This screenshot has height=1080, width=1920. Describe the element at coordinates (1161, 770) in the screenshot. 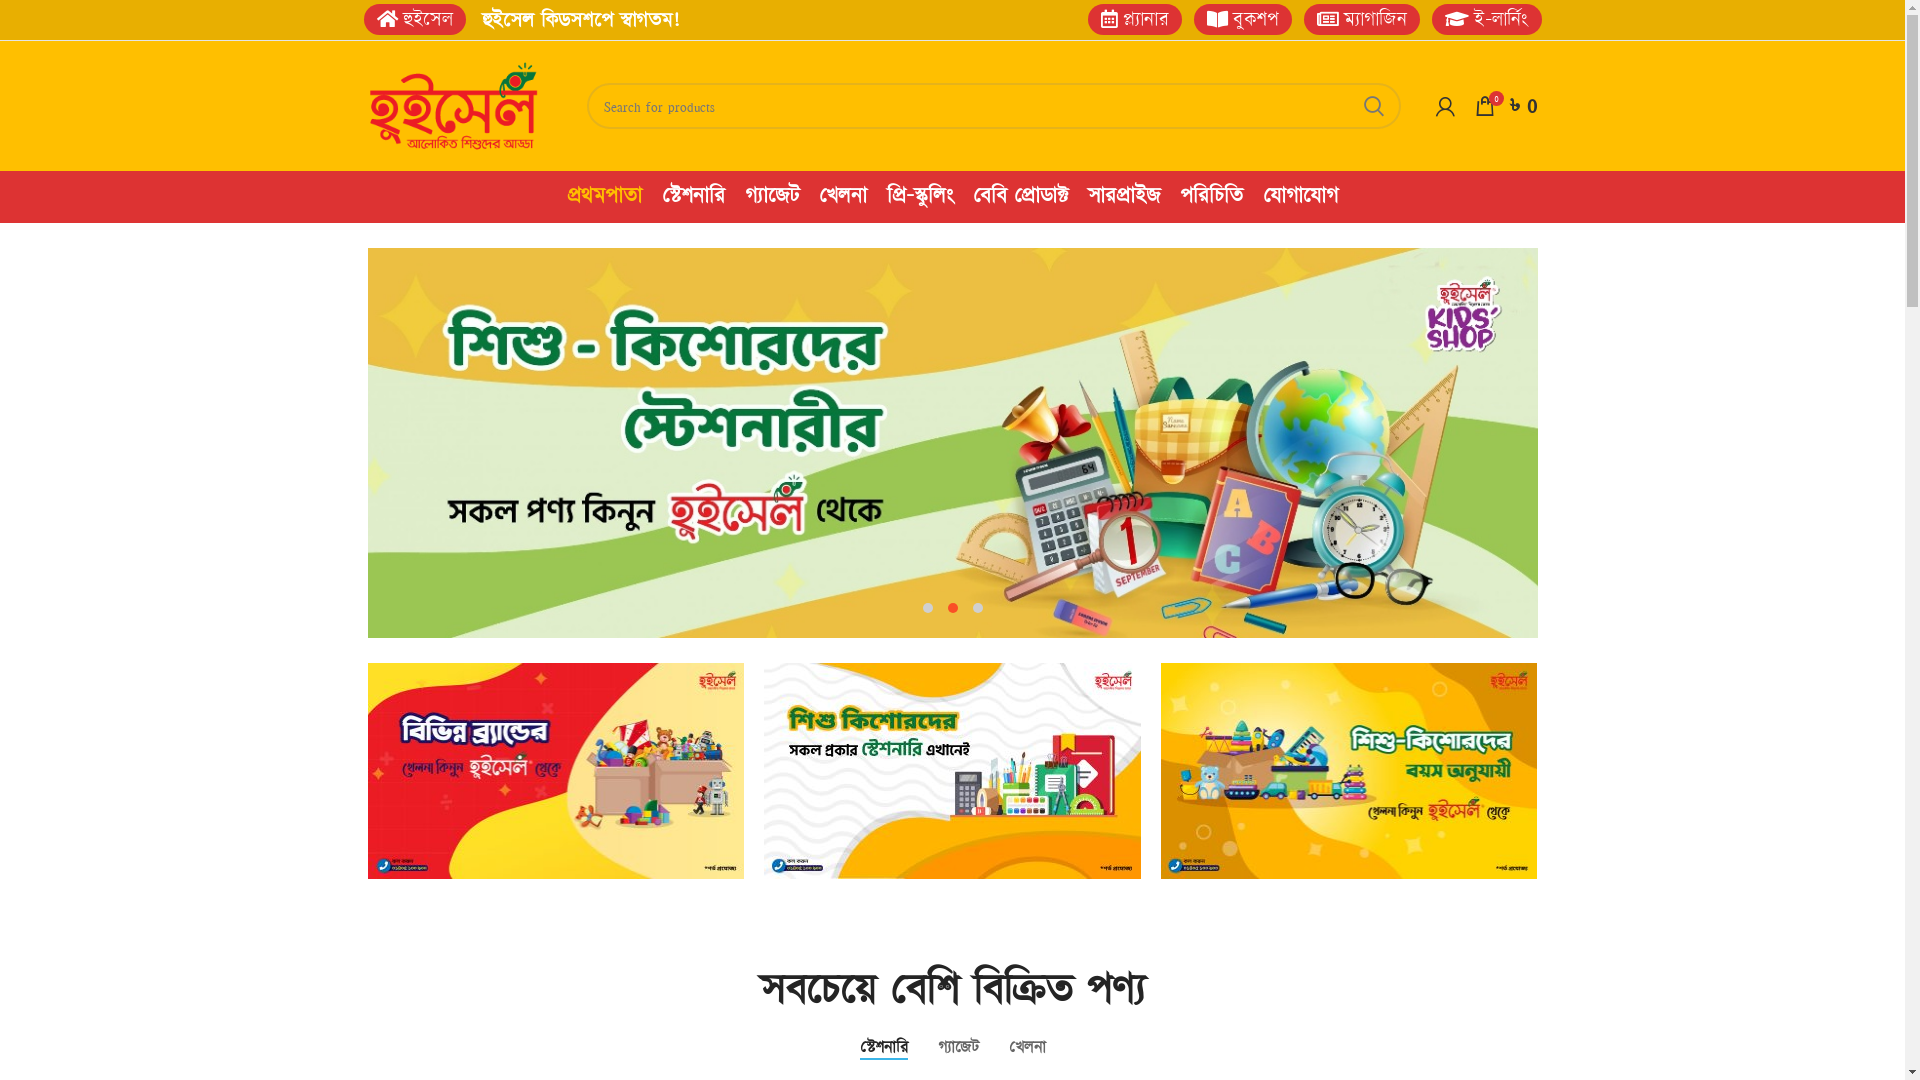

I see `'banner3'` at that location.